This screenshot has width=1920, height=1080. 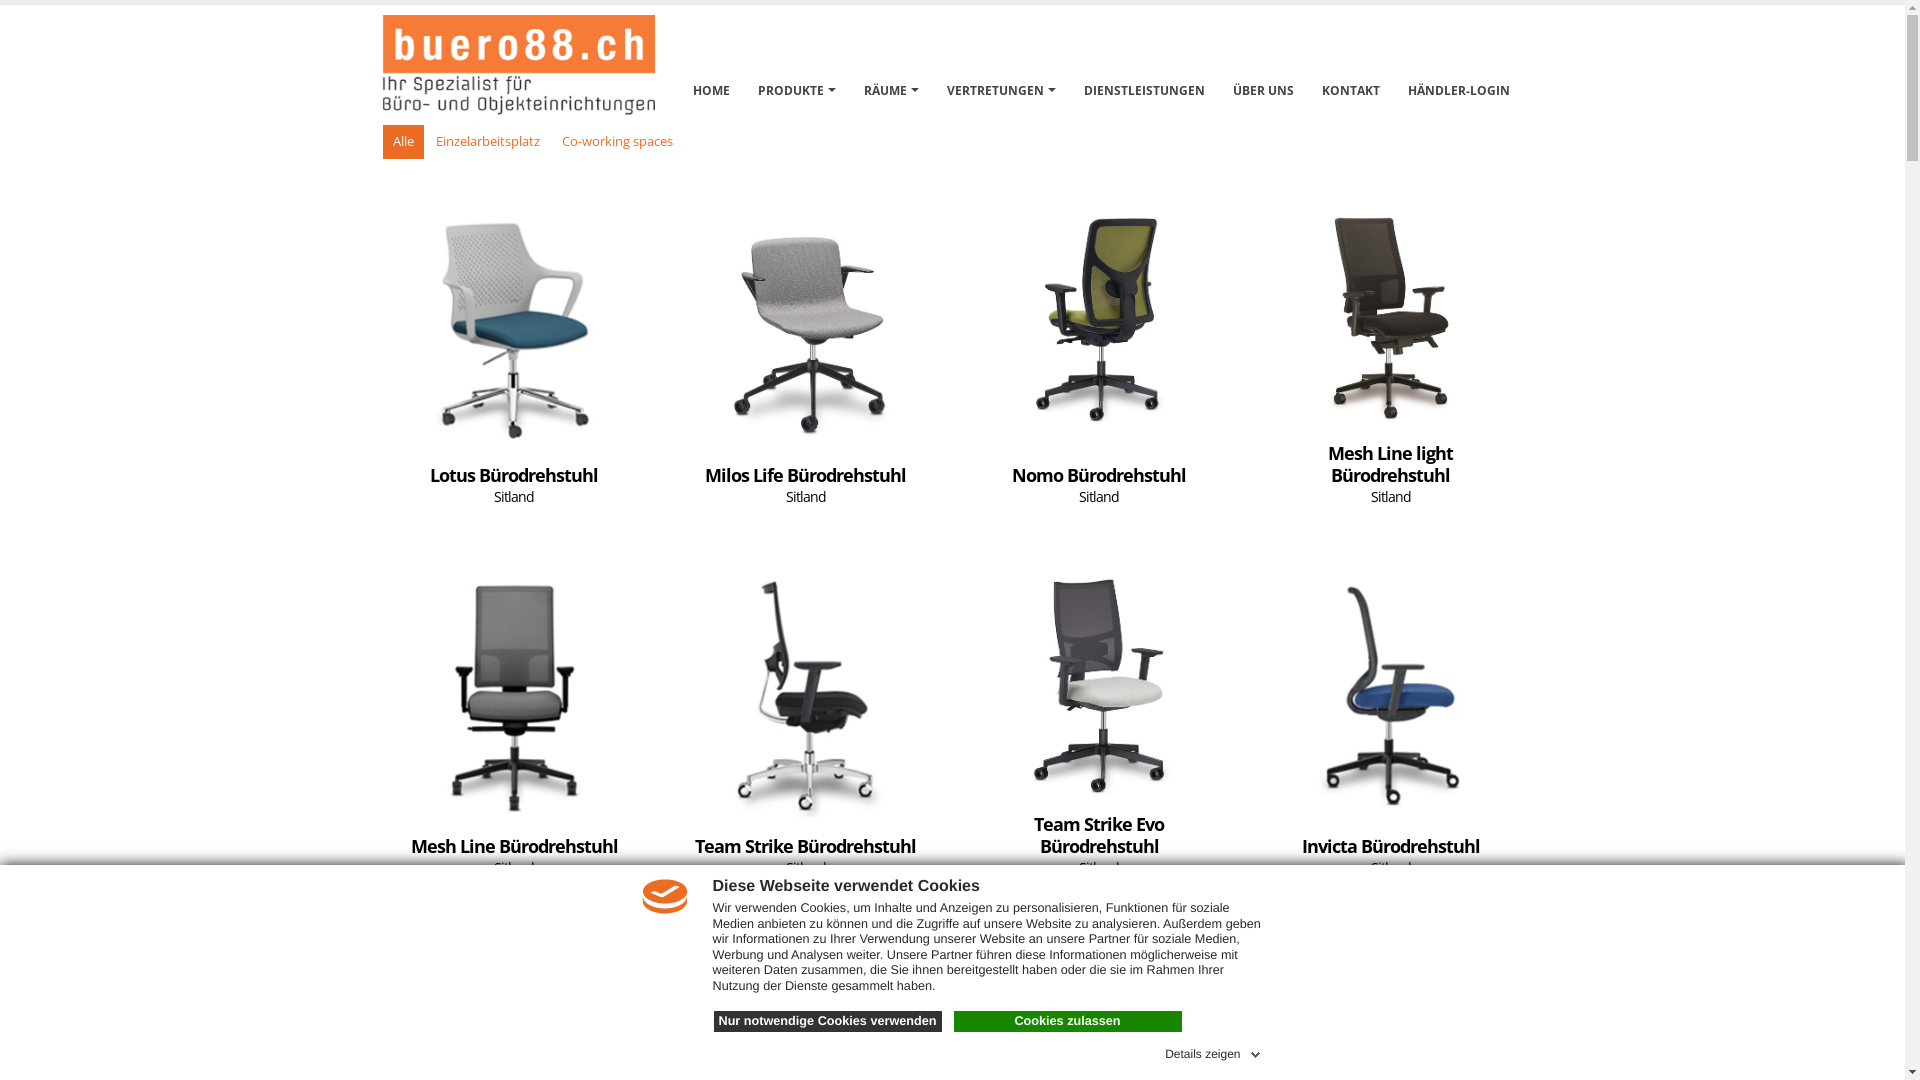 What do you see at coordinates (680, 69) in the screenshot?
I see `'HOME'` at bounding box center [680, 69].